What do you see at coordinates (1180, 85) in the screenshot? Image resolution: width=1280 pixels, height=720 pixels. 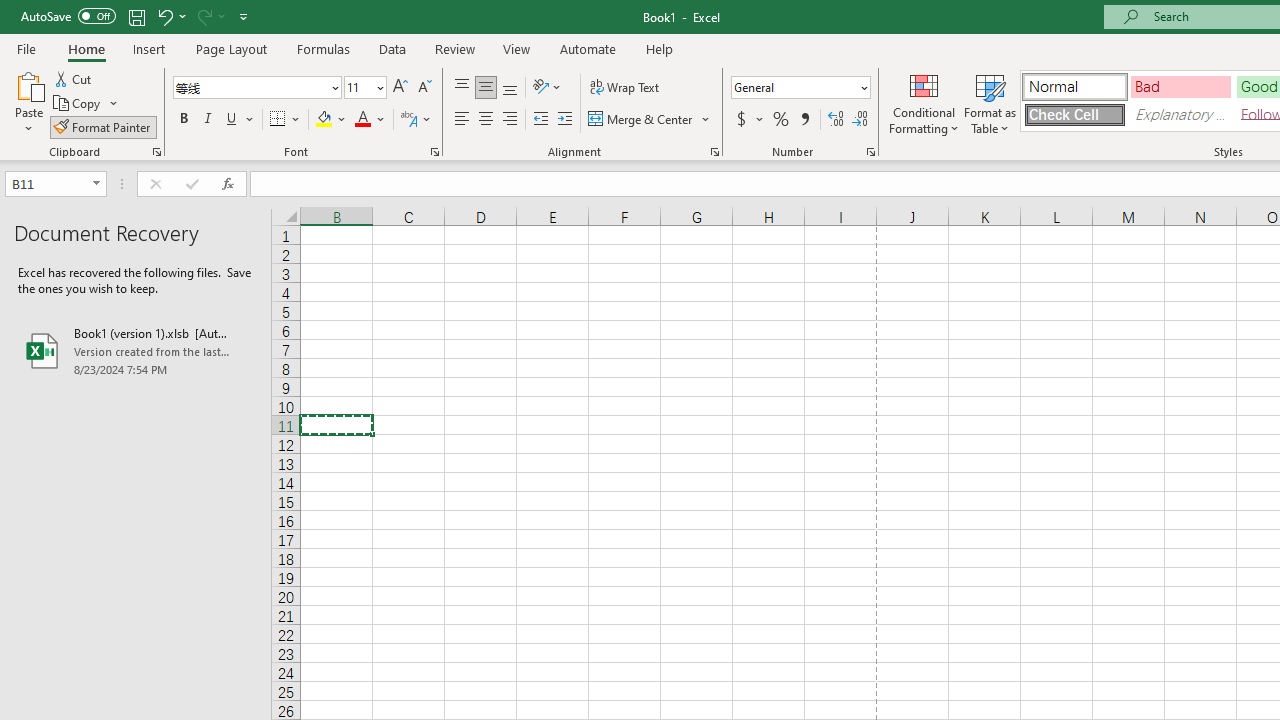 I see `'Bad'` at bounding box center [1180, 85].